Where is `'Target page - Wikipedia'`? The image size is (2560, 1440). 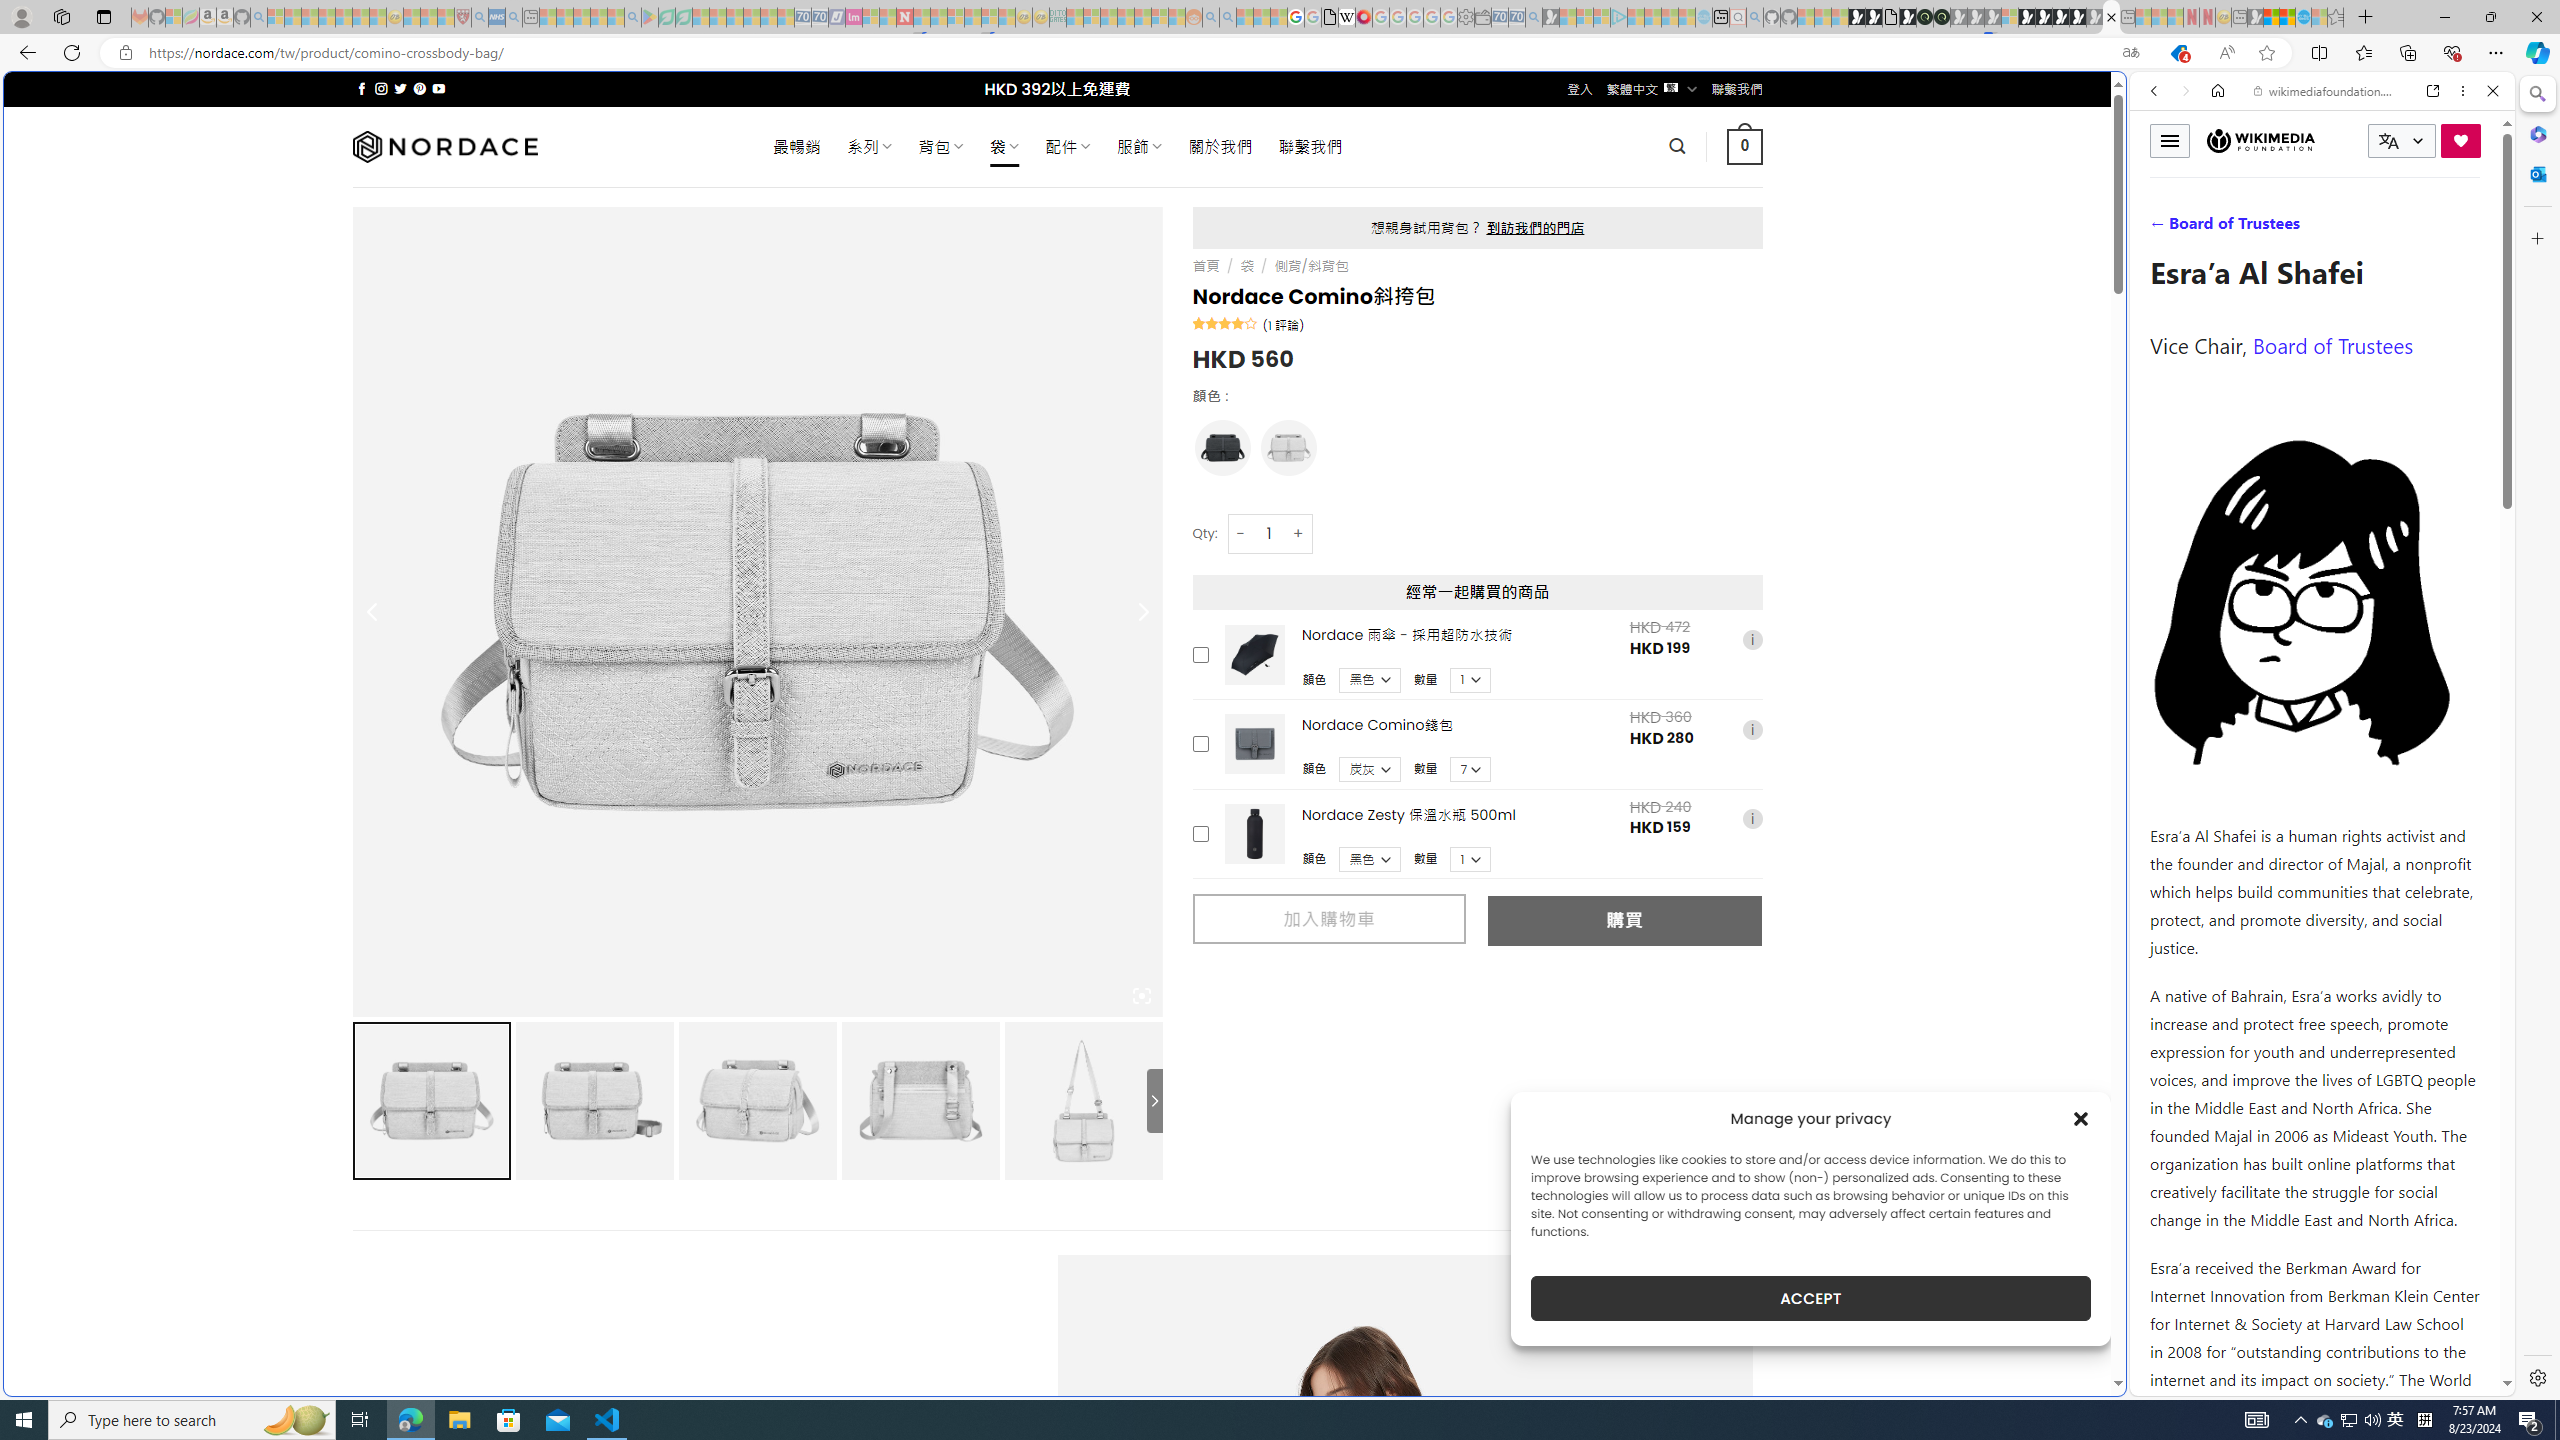
'Target page - Wikipedia' is located at coordinates (1346, 16).